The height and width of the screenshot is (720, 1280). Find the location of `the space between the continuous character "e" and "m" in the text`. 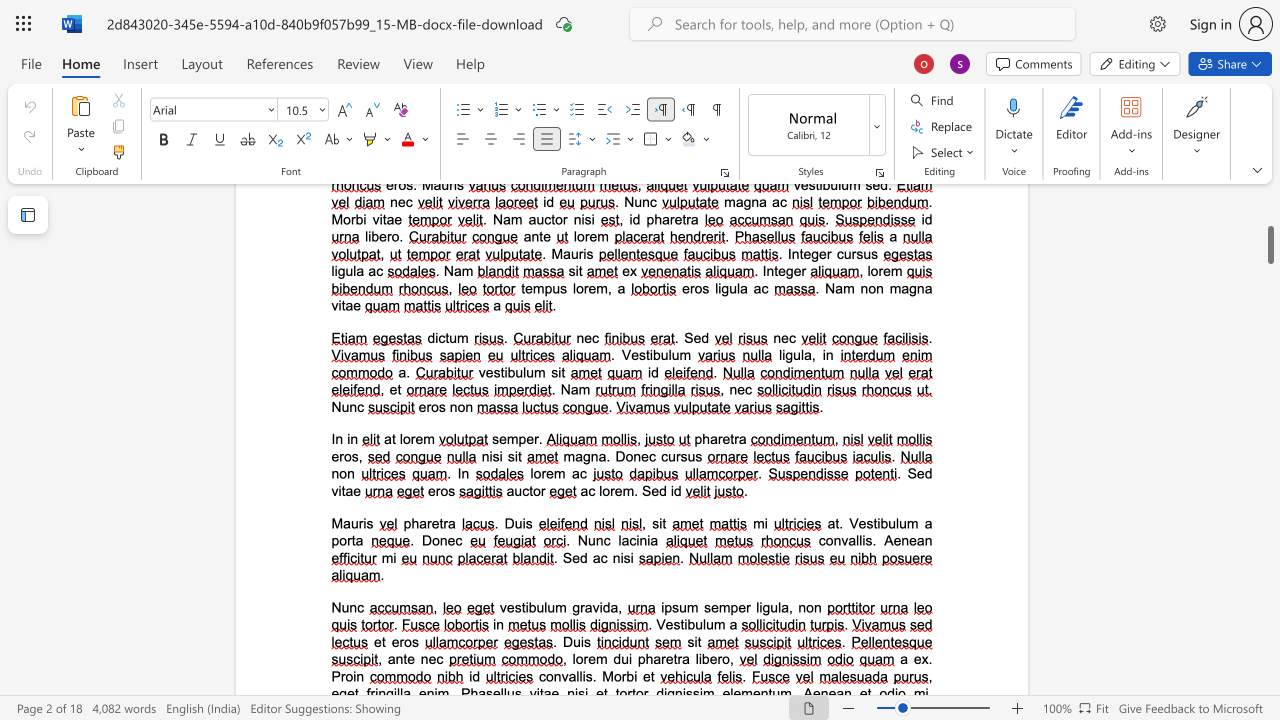

the space between the continuous character "e" and "m" in the text is located at coordinates (423, 438).